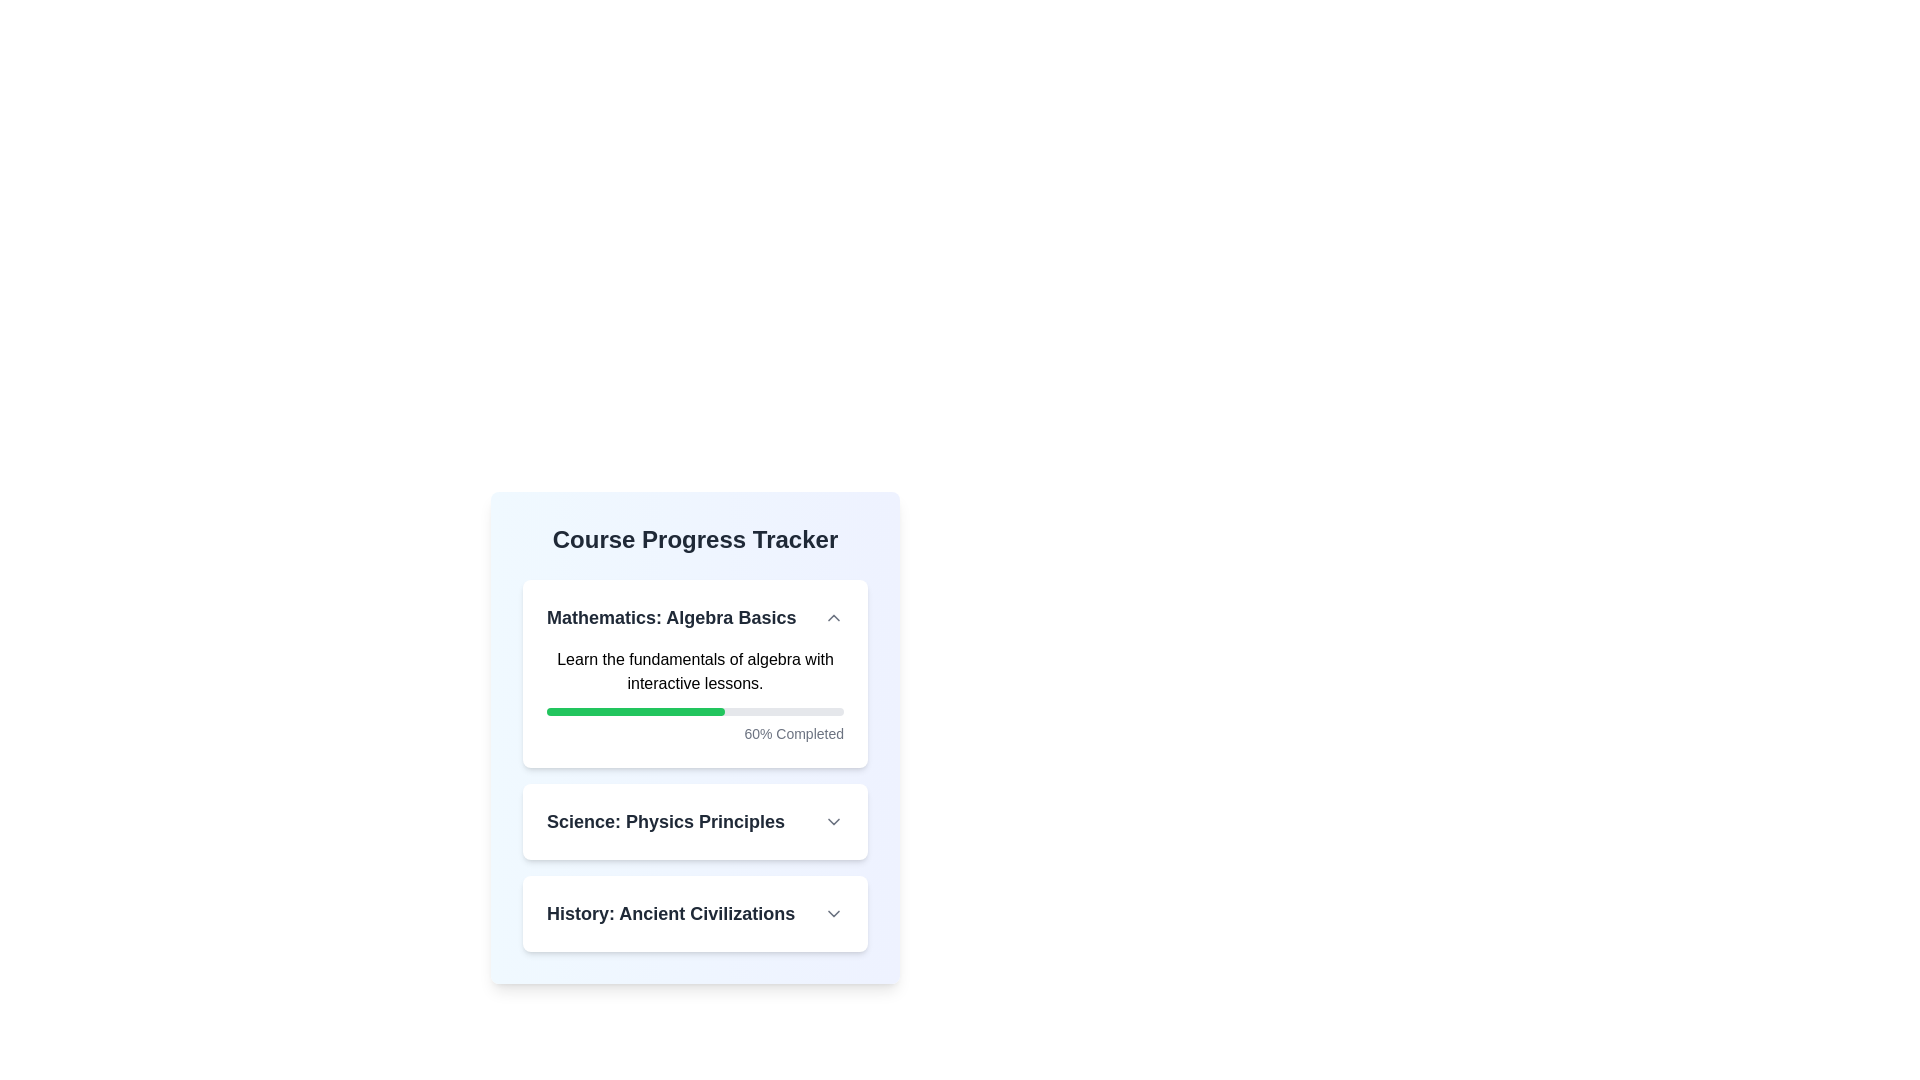 The image size is (1920, 1080). What do you see at coordinates (834, 821) in the screenshot?
I see `the dropdown toggle button at the rightmost edge of the 'Science: Physics Principles' section` at bounding box center [834, 821].